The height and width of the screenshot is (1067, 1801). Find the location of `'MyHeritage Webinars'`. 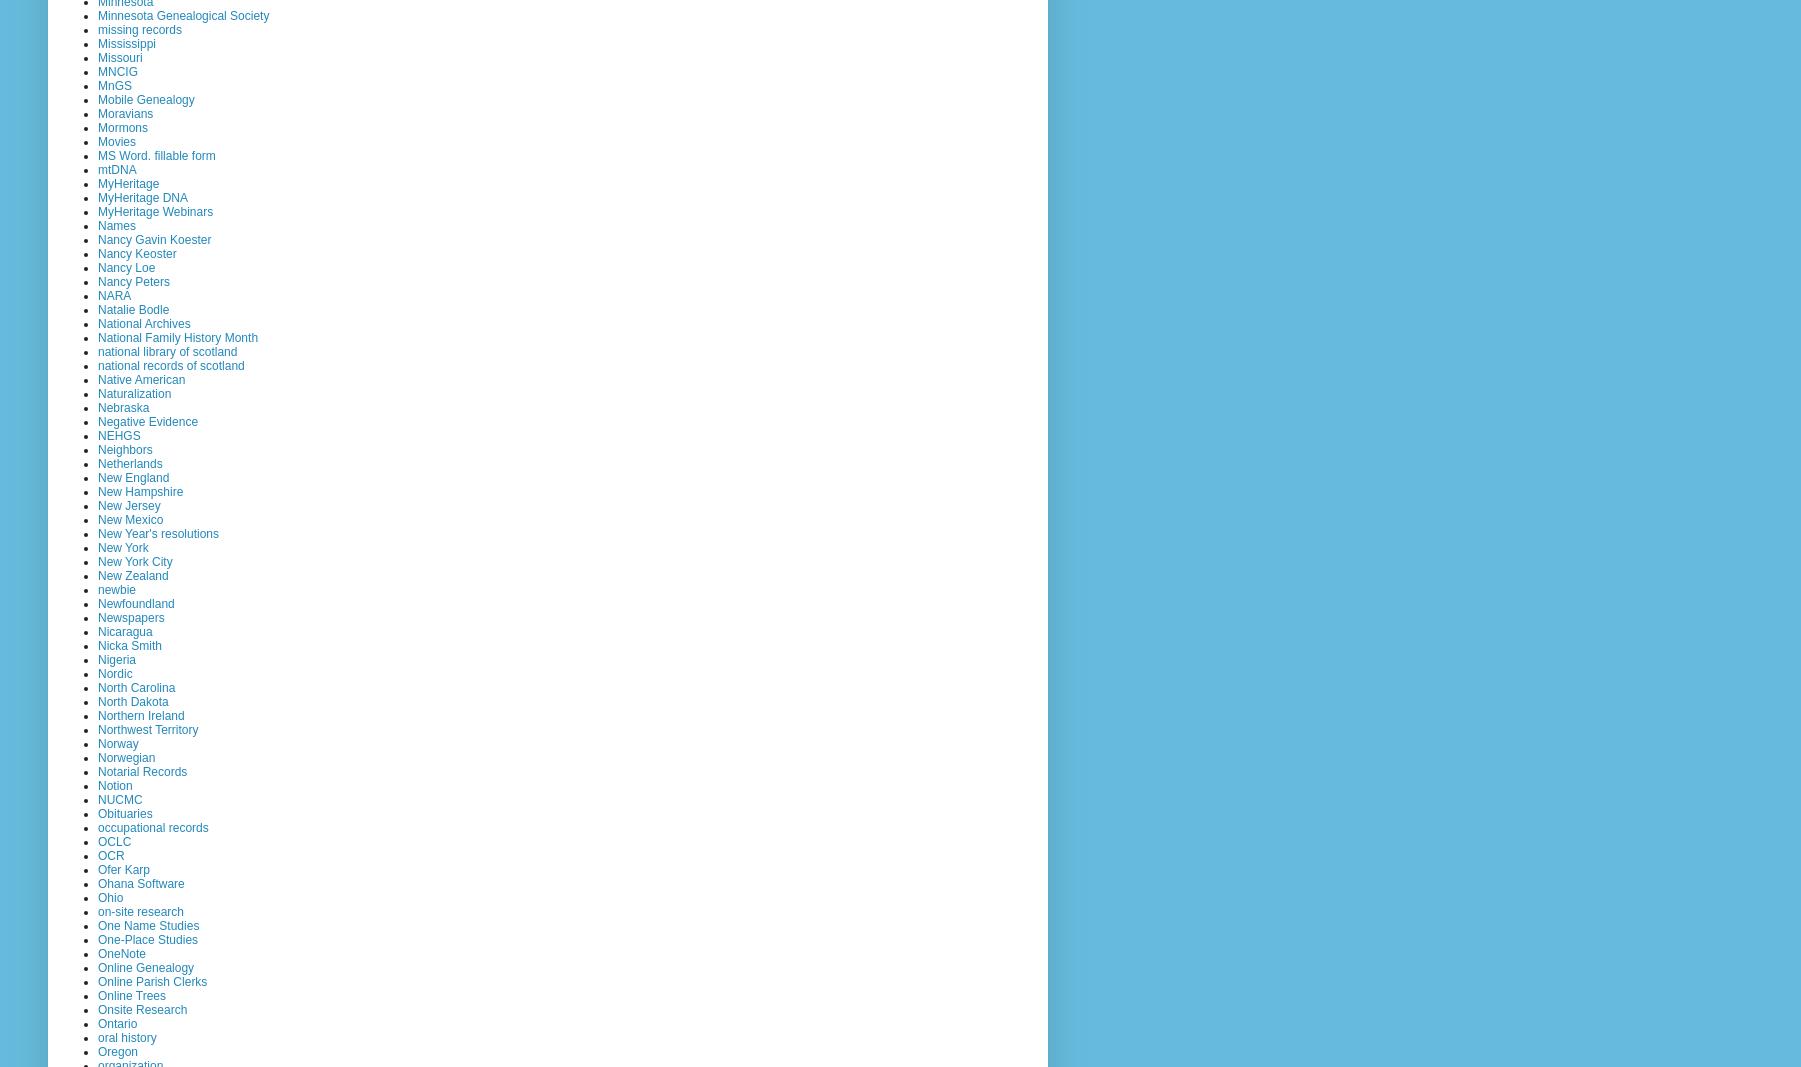

'MyHeritage Webinars' is located at coordinates (155, 211).